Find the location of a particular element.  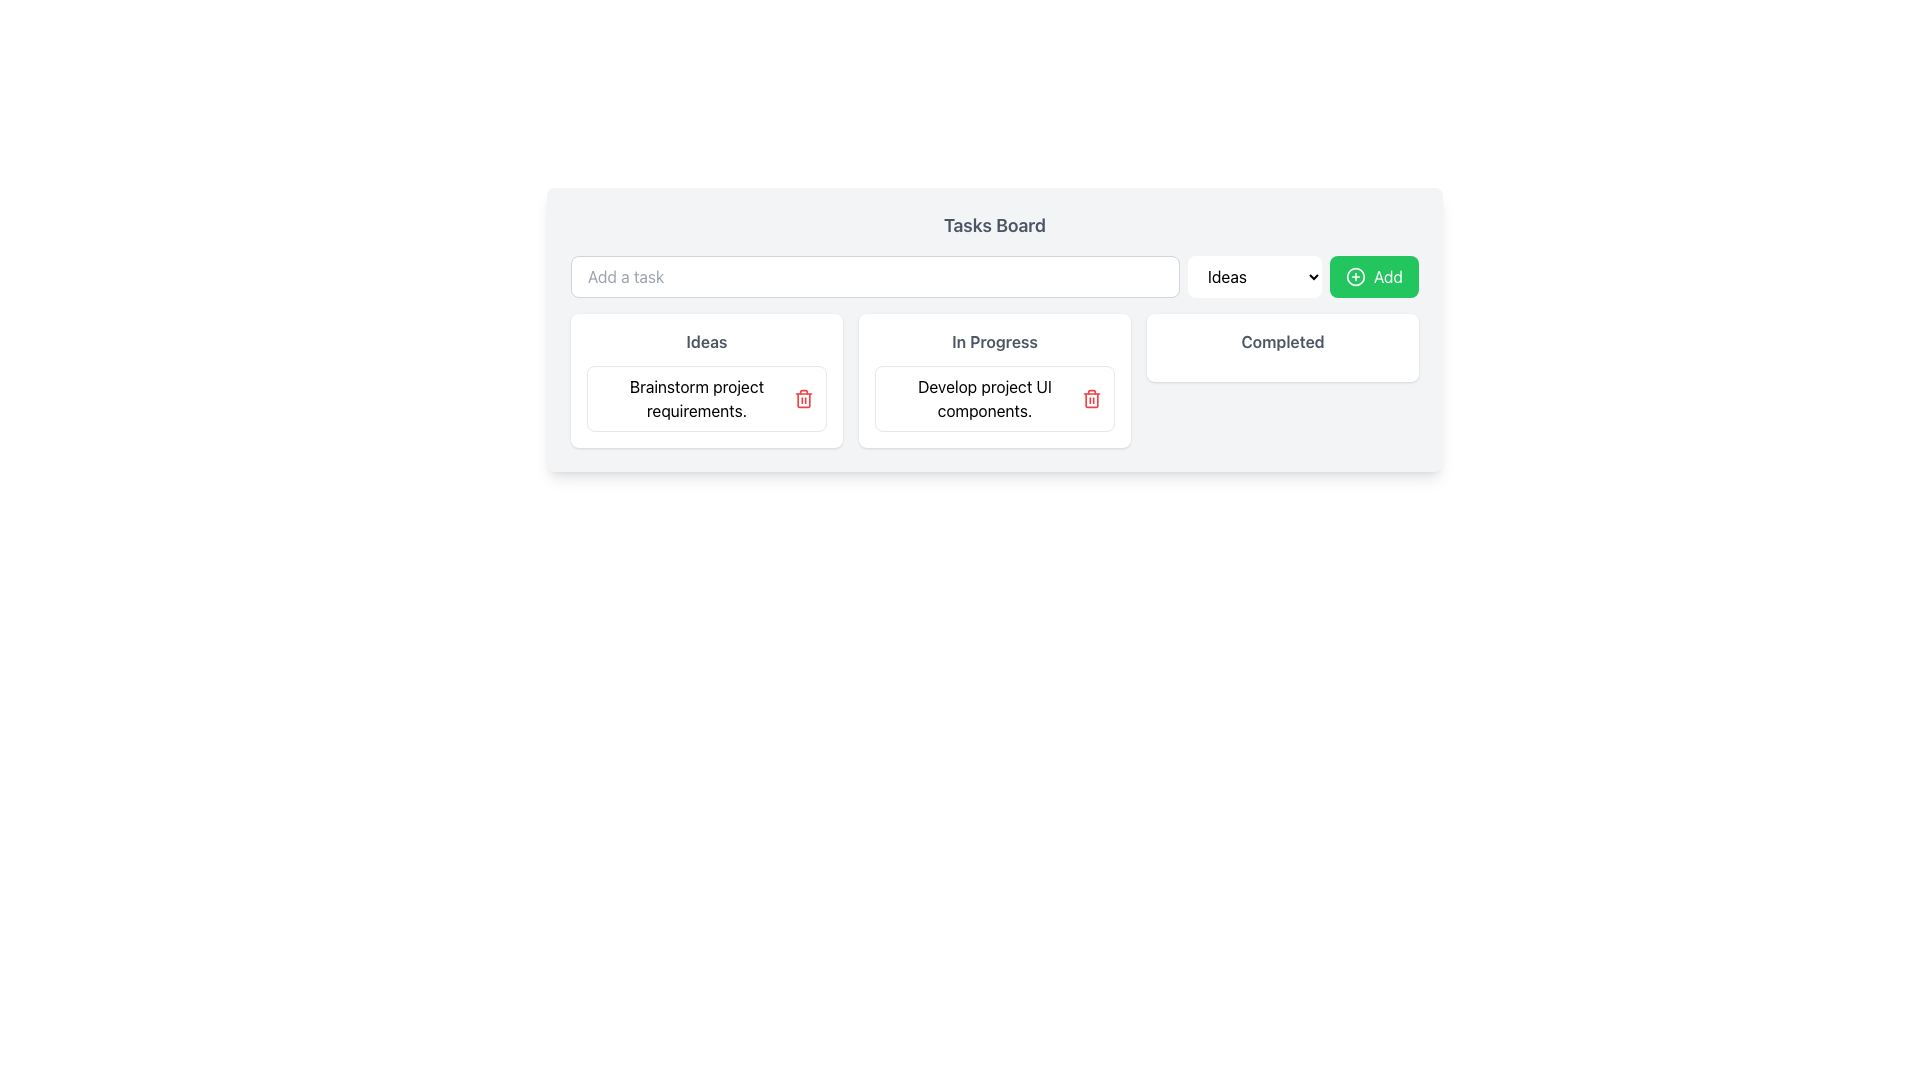

the delete button icon located on the right end of the 'Develop project UI components.' card under the 'In Progress' column for possible visual feedback is located at coordinates (1090, 398).